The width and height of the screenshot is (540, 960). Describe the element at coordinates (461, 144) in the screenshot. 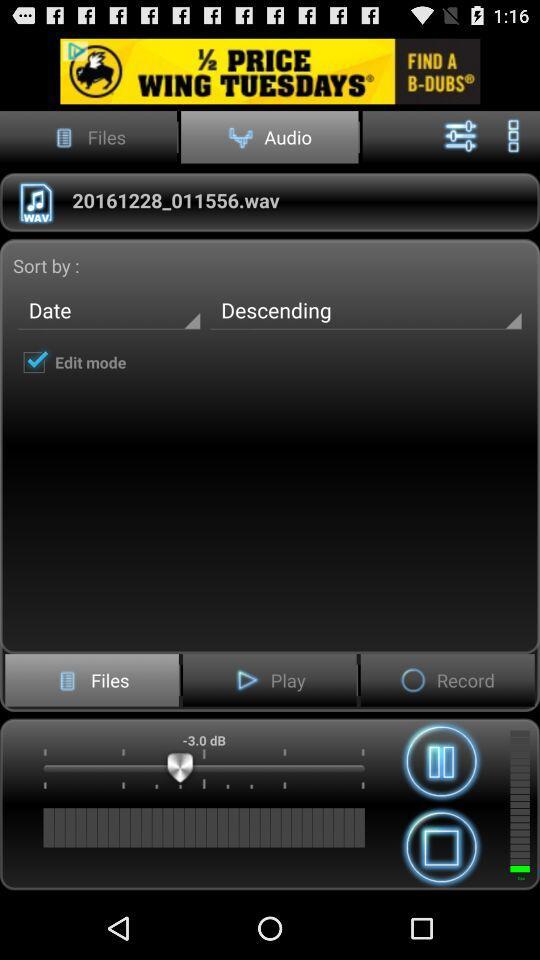

I see `the sliders icon` at that location.